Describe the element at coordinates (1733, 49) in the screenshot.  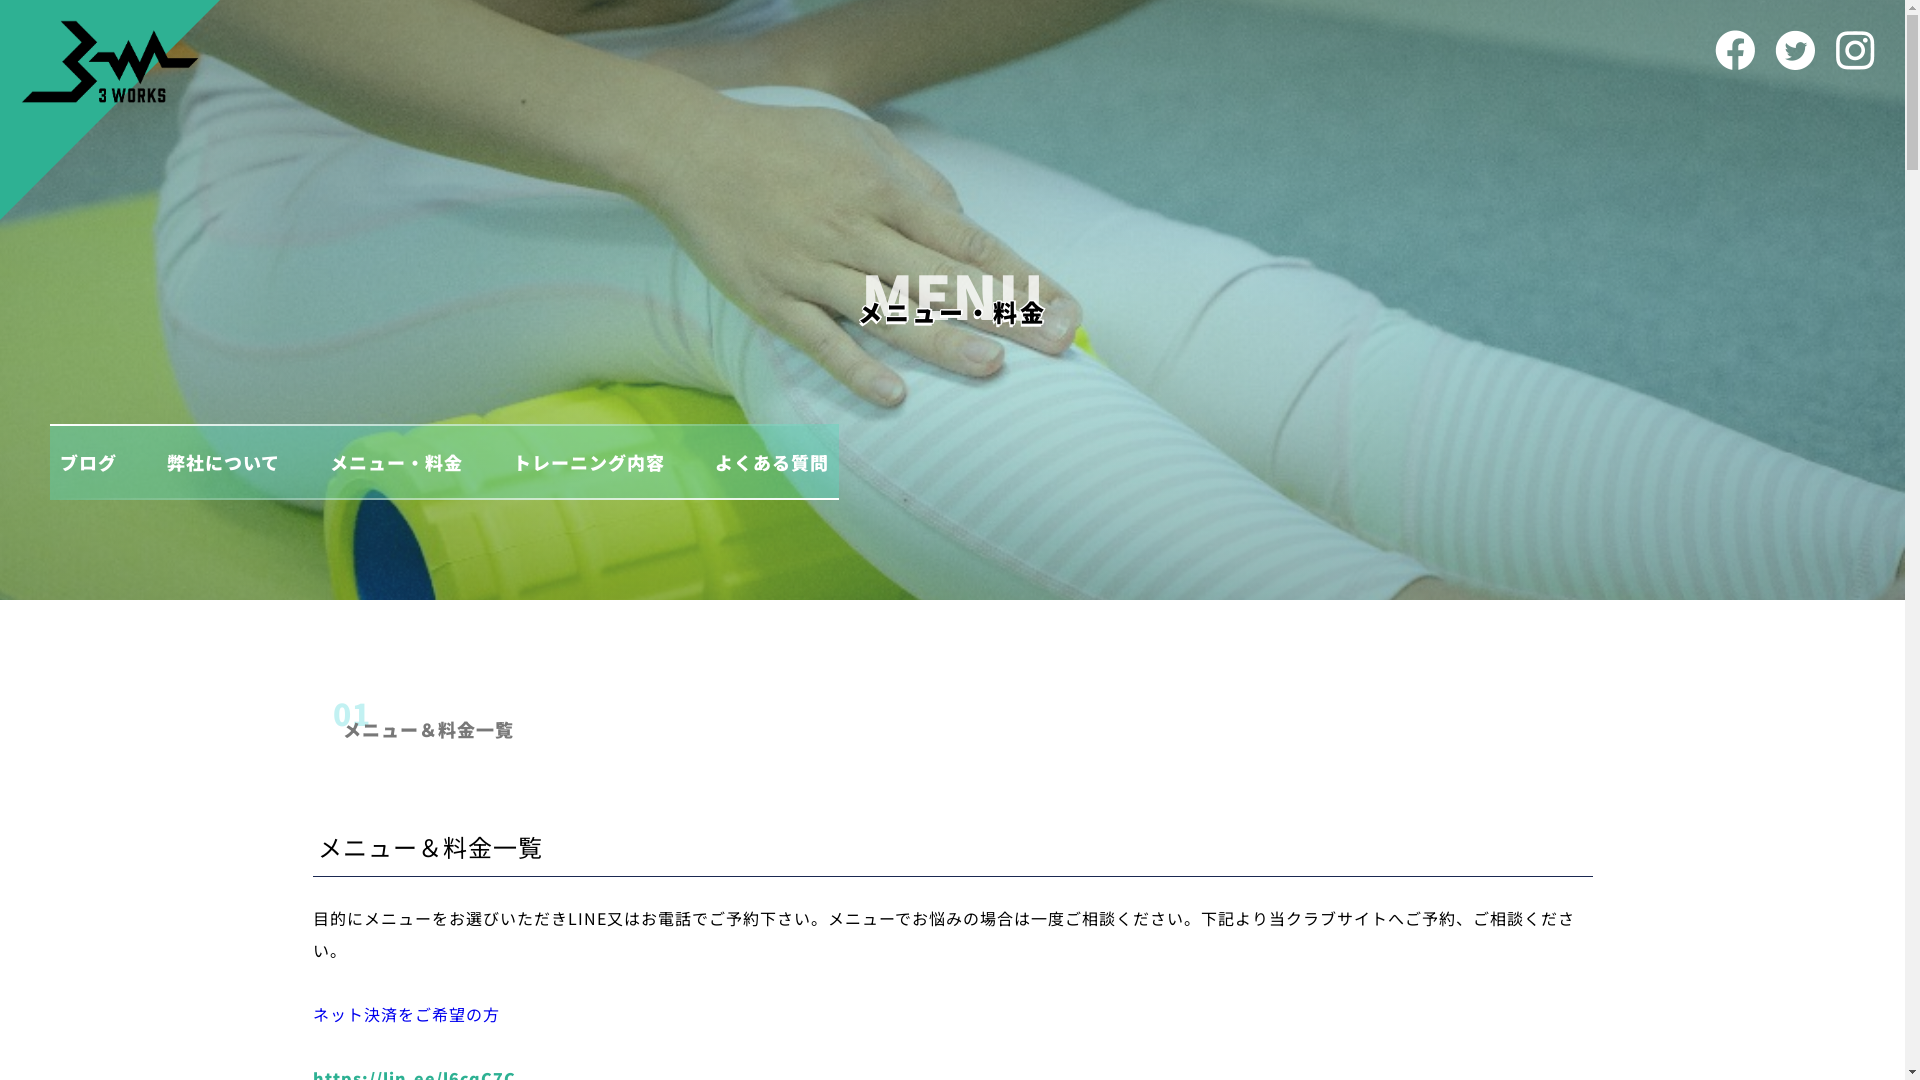
I see `'Facebook'` at that location.